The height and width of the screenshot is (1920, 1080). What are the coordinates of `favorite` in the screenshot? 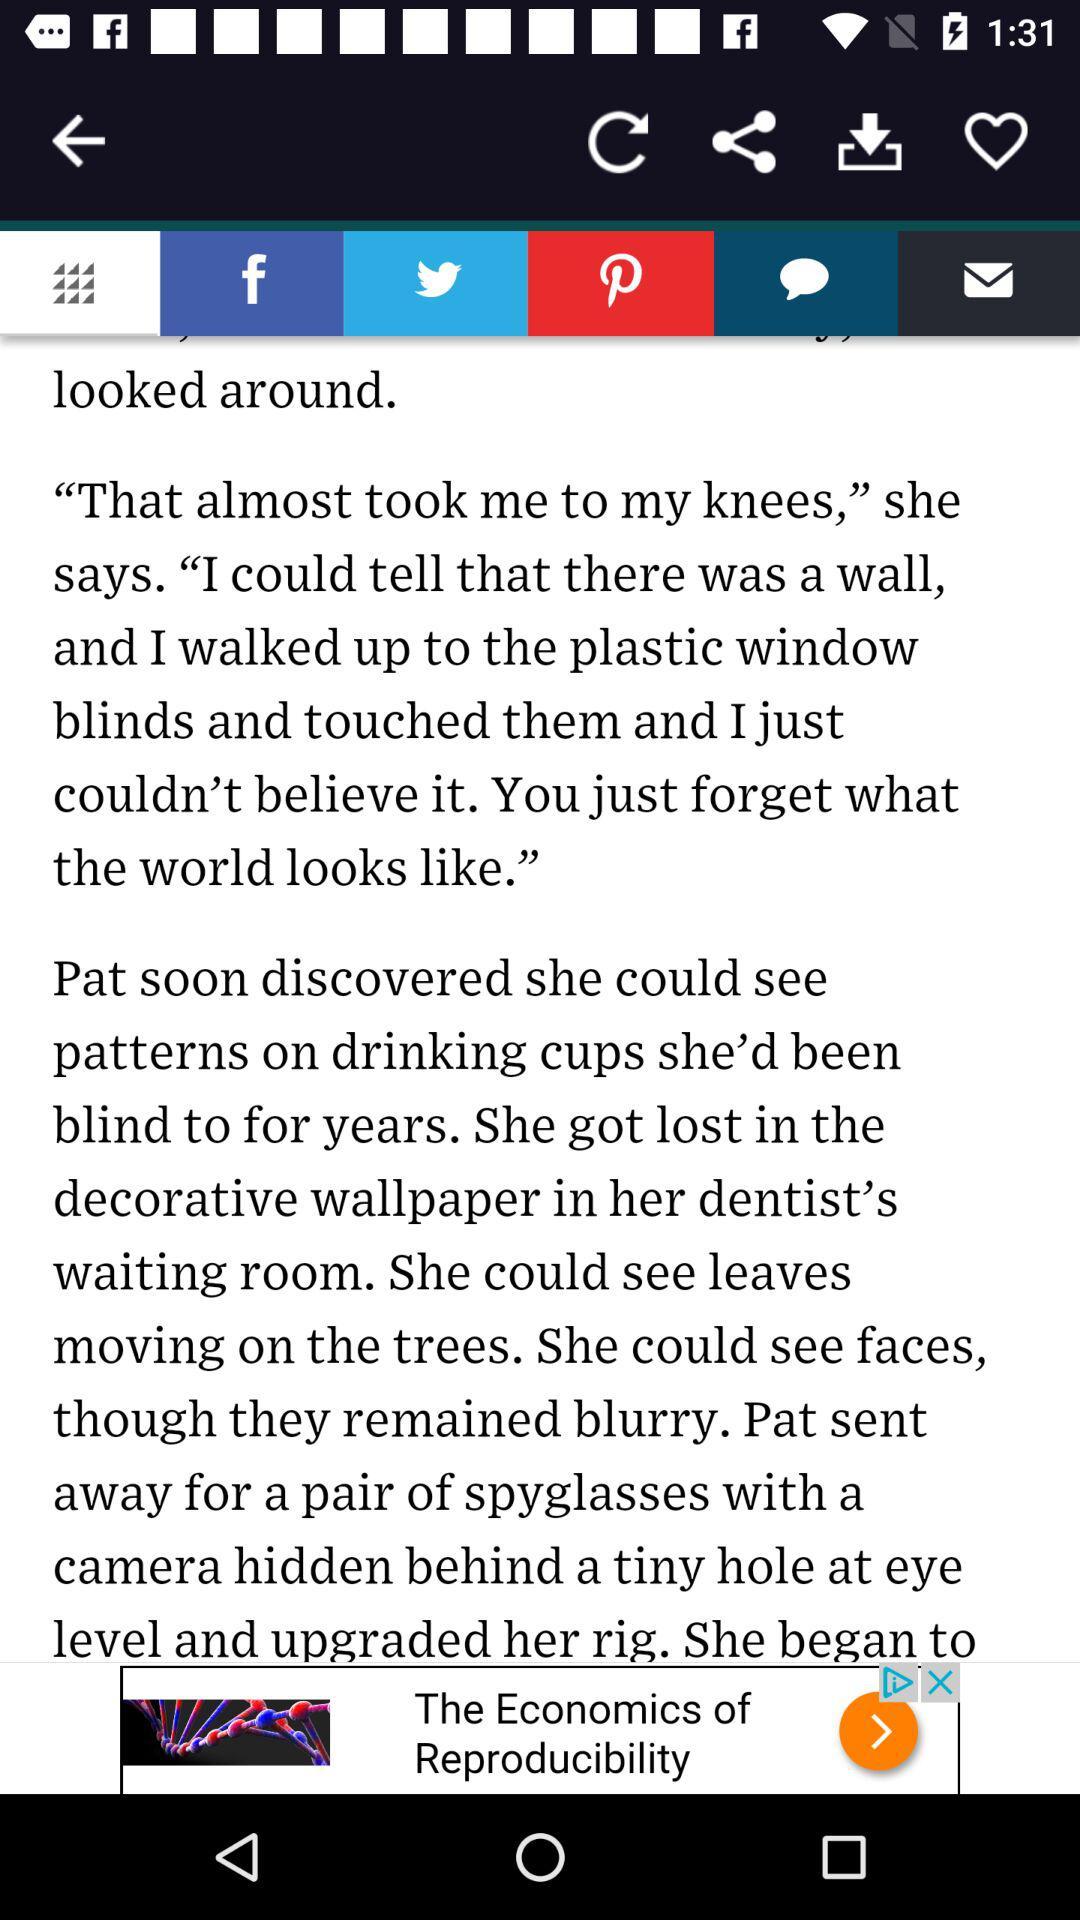 It's located at (995, 140).